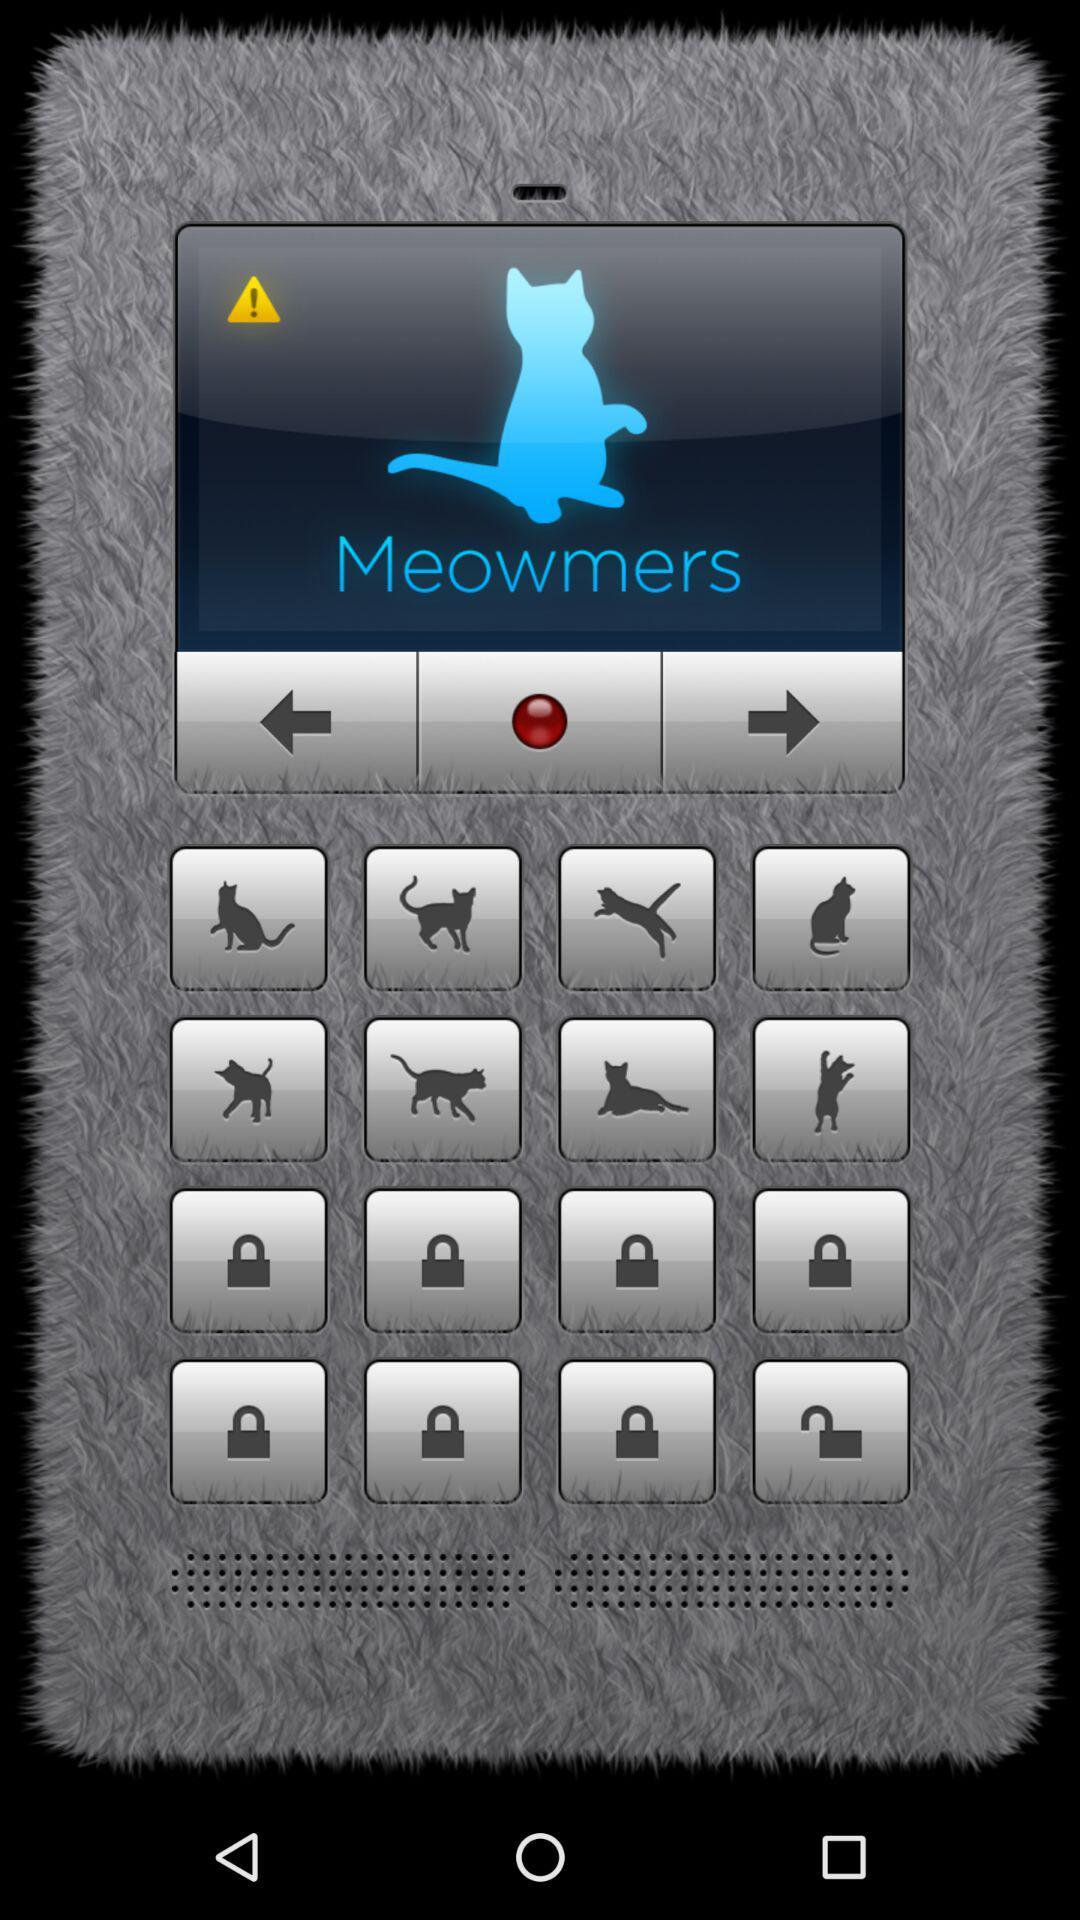 Image resolution: width=1080 pixels, height=1920 pixels. I want to click on the lock icon, so click(637, 1542).